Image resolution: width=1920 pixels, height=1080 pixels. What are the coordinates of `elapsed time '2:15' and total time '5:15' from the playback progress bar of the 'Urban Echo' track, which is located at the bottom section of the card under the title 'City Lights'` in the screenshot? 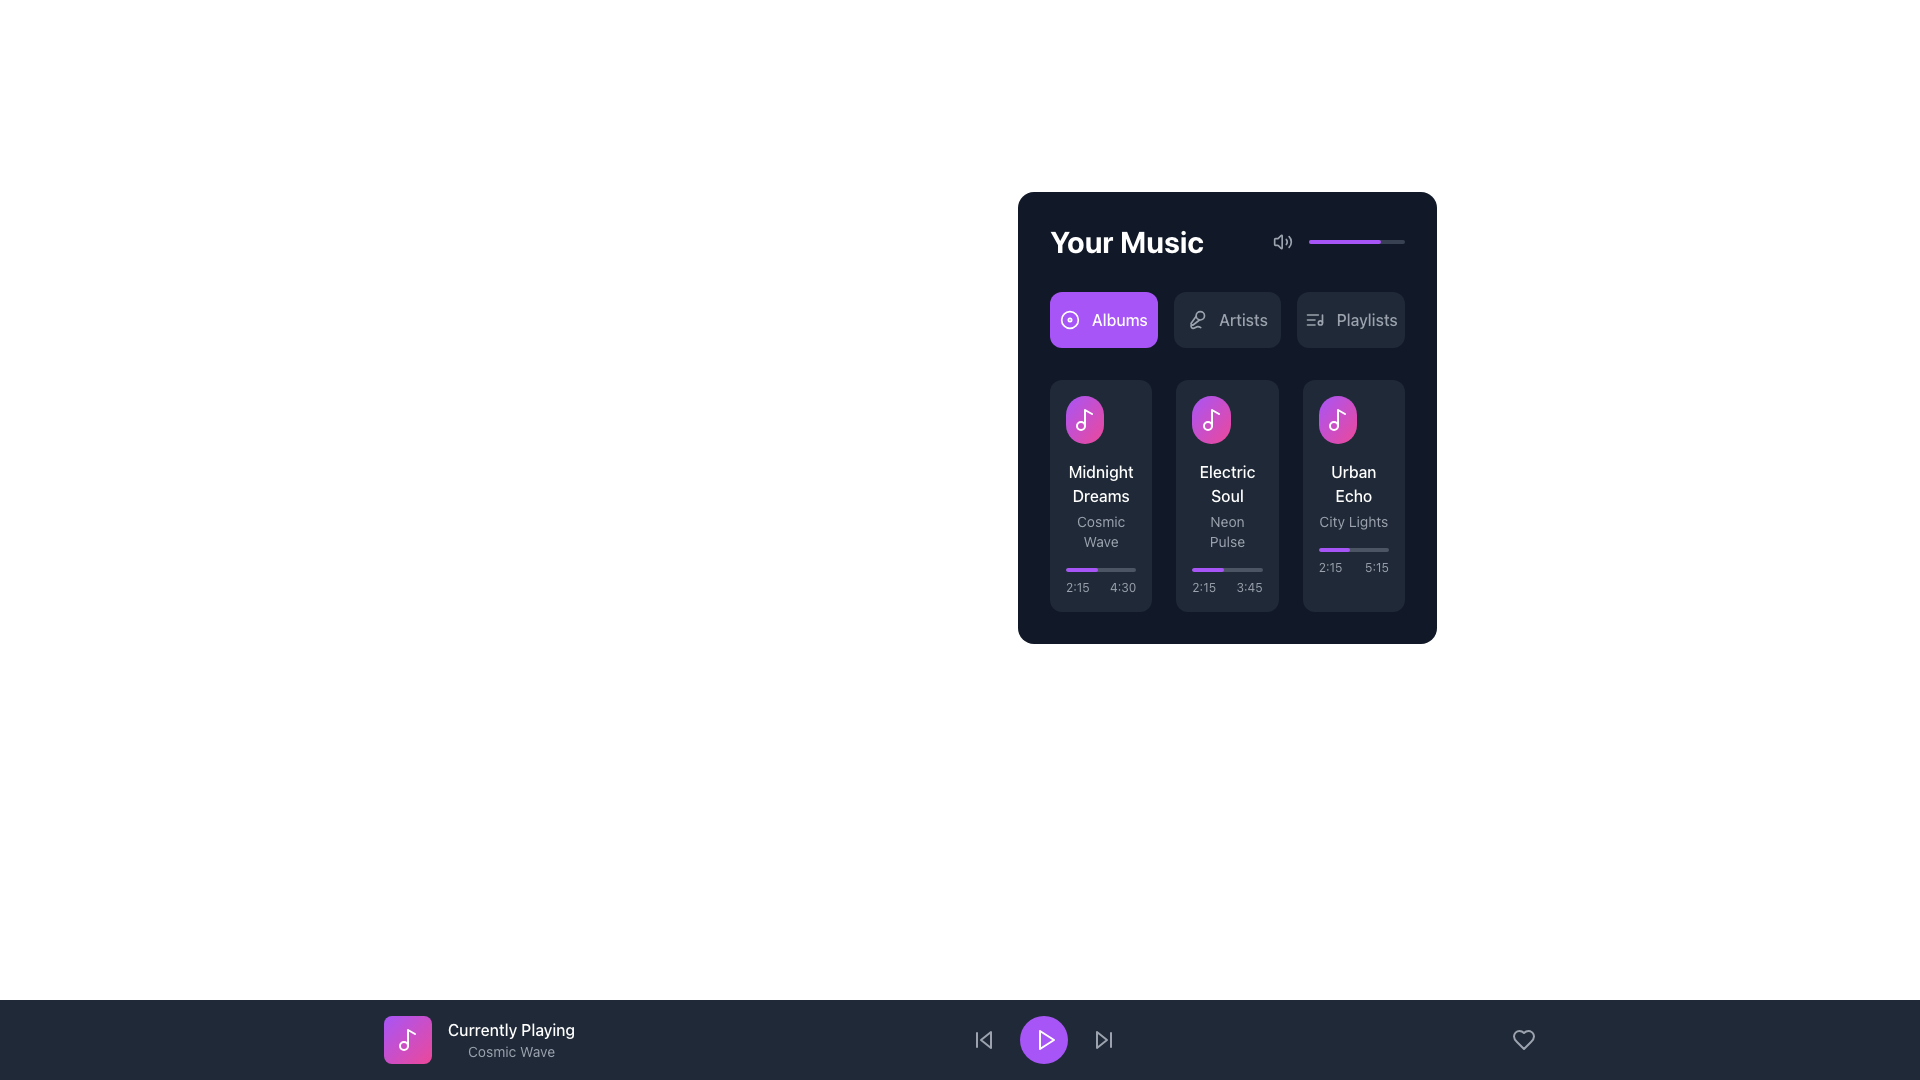 It's located at (1353, 562).